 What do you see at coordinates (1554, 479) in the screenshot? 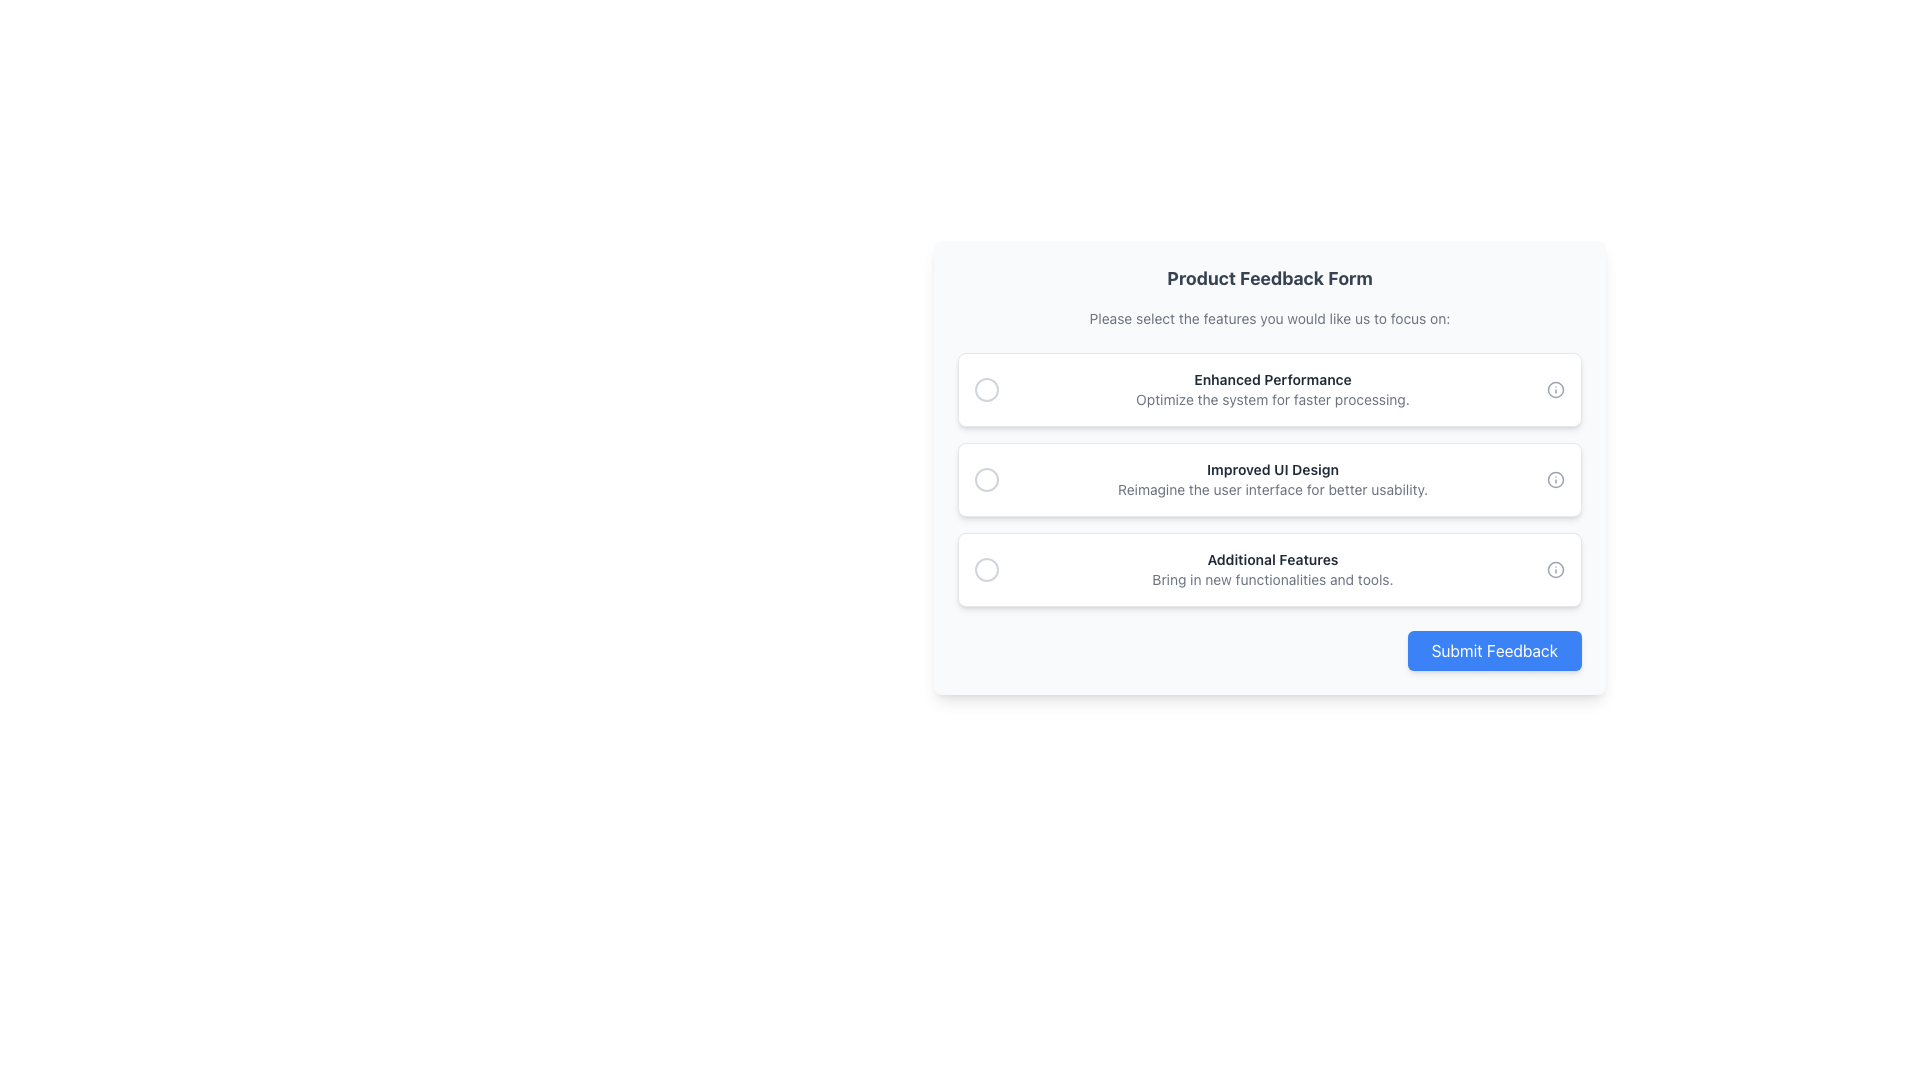
I see `the circular icon element with a gray border located next to the text 'Improved UI Design' in the second list item of the feedback form` at bounding box center [1554, 479].